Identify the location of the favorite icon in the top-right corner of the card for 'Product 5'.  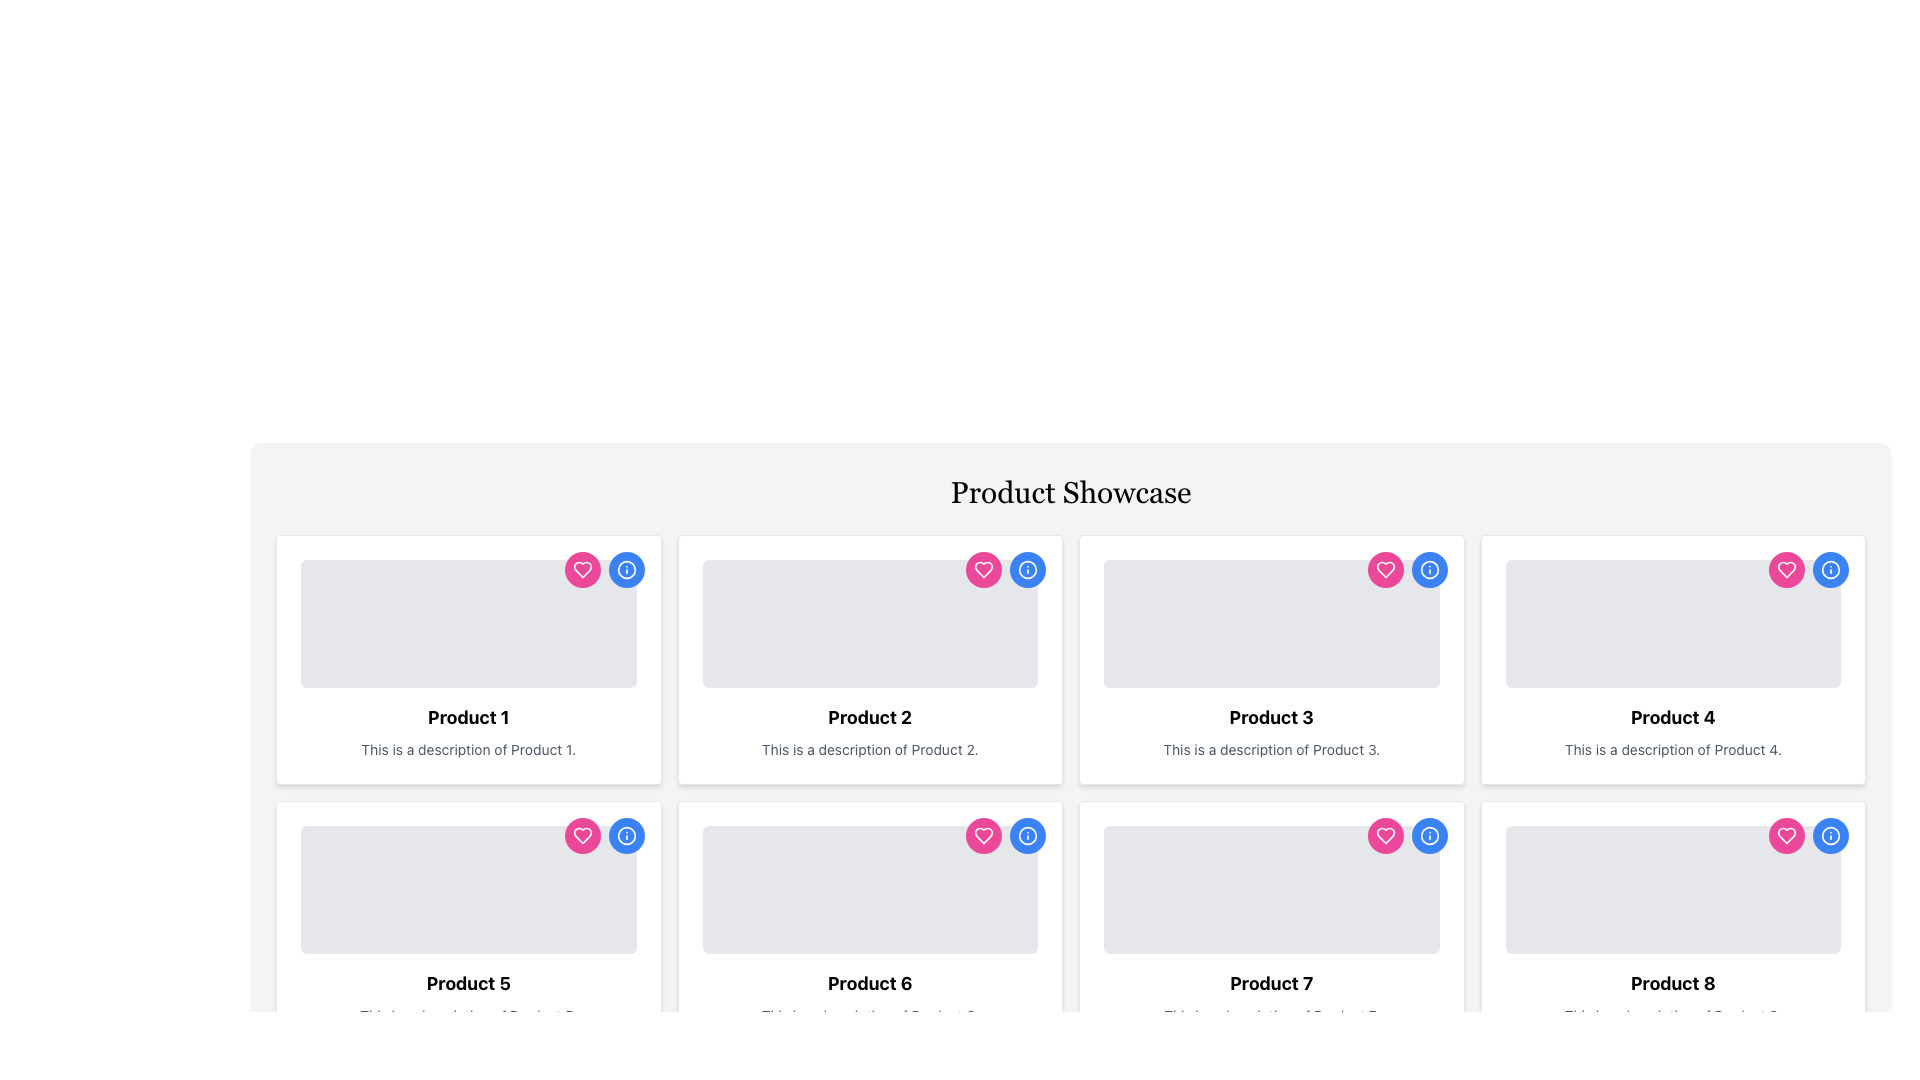
(581, 836).